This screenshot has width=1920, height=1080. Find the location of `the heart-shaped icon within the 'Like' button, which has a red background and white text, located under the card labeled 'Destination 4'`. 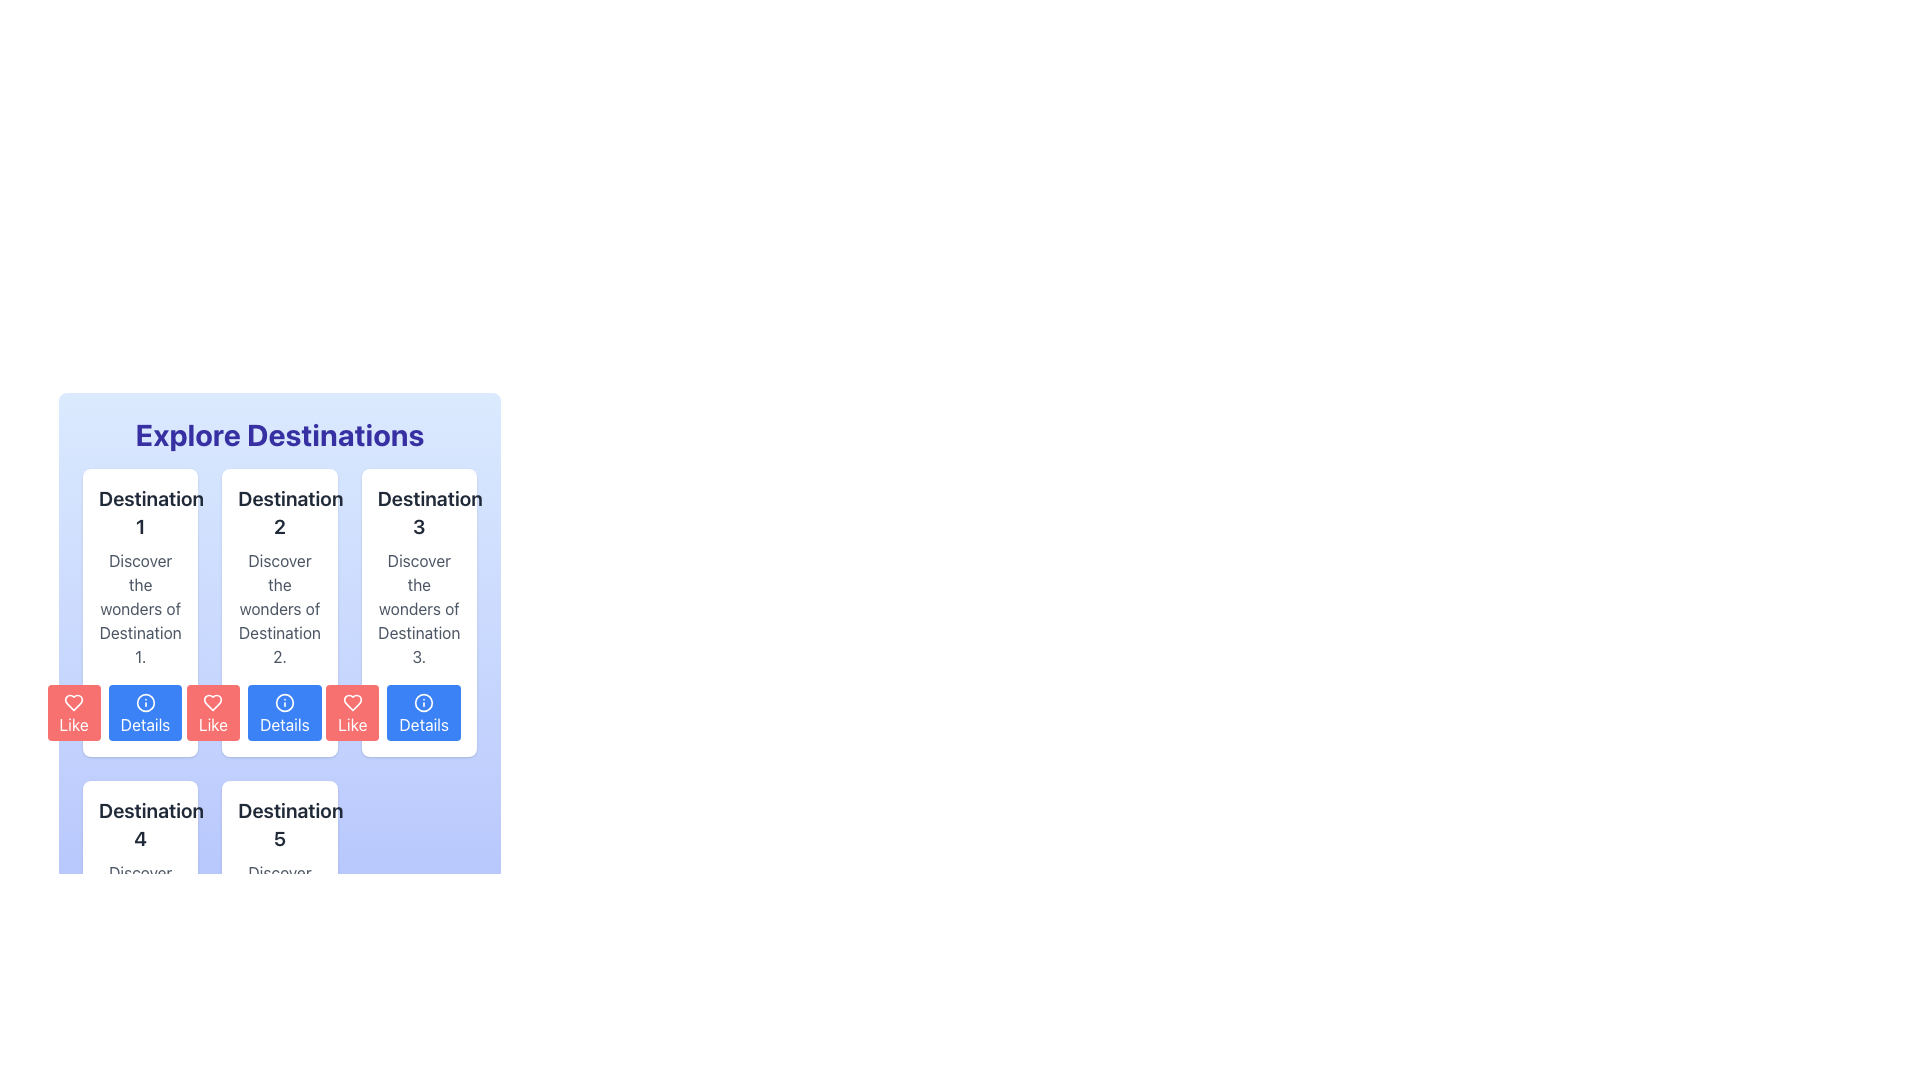

the heart-shaped icon within the 'Like' button, which has a red background and white text, located under the card labeled 'Destination 4' is located at coordinates (74, 1025).